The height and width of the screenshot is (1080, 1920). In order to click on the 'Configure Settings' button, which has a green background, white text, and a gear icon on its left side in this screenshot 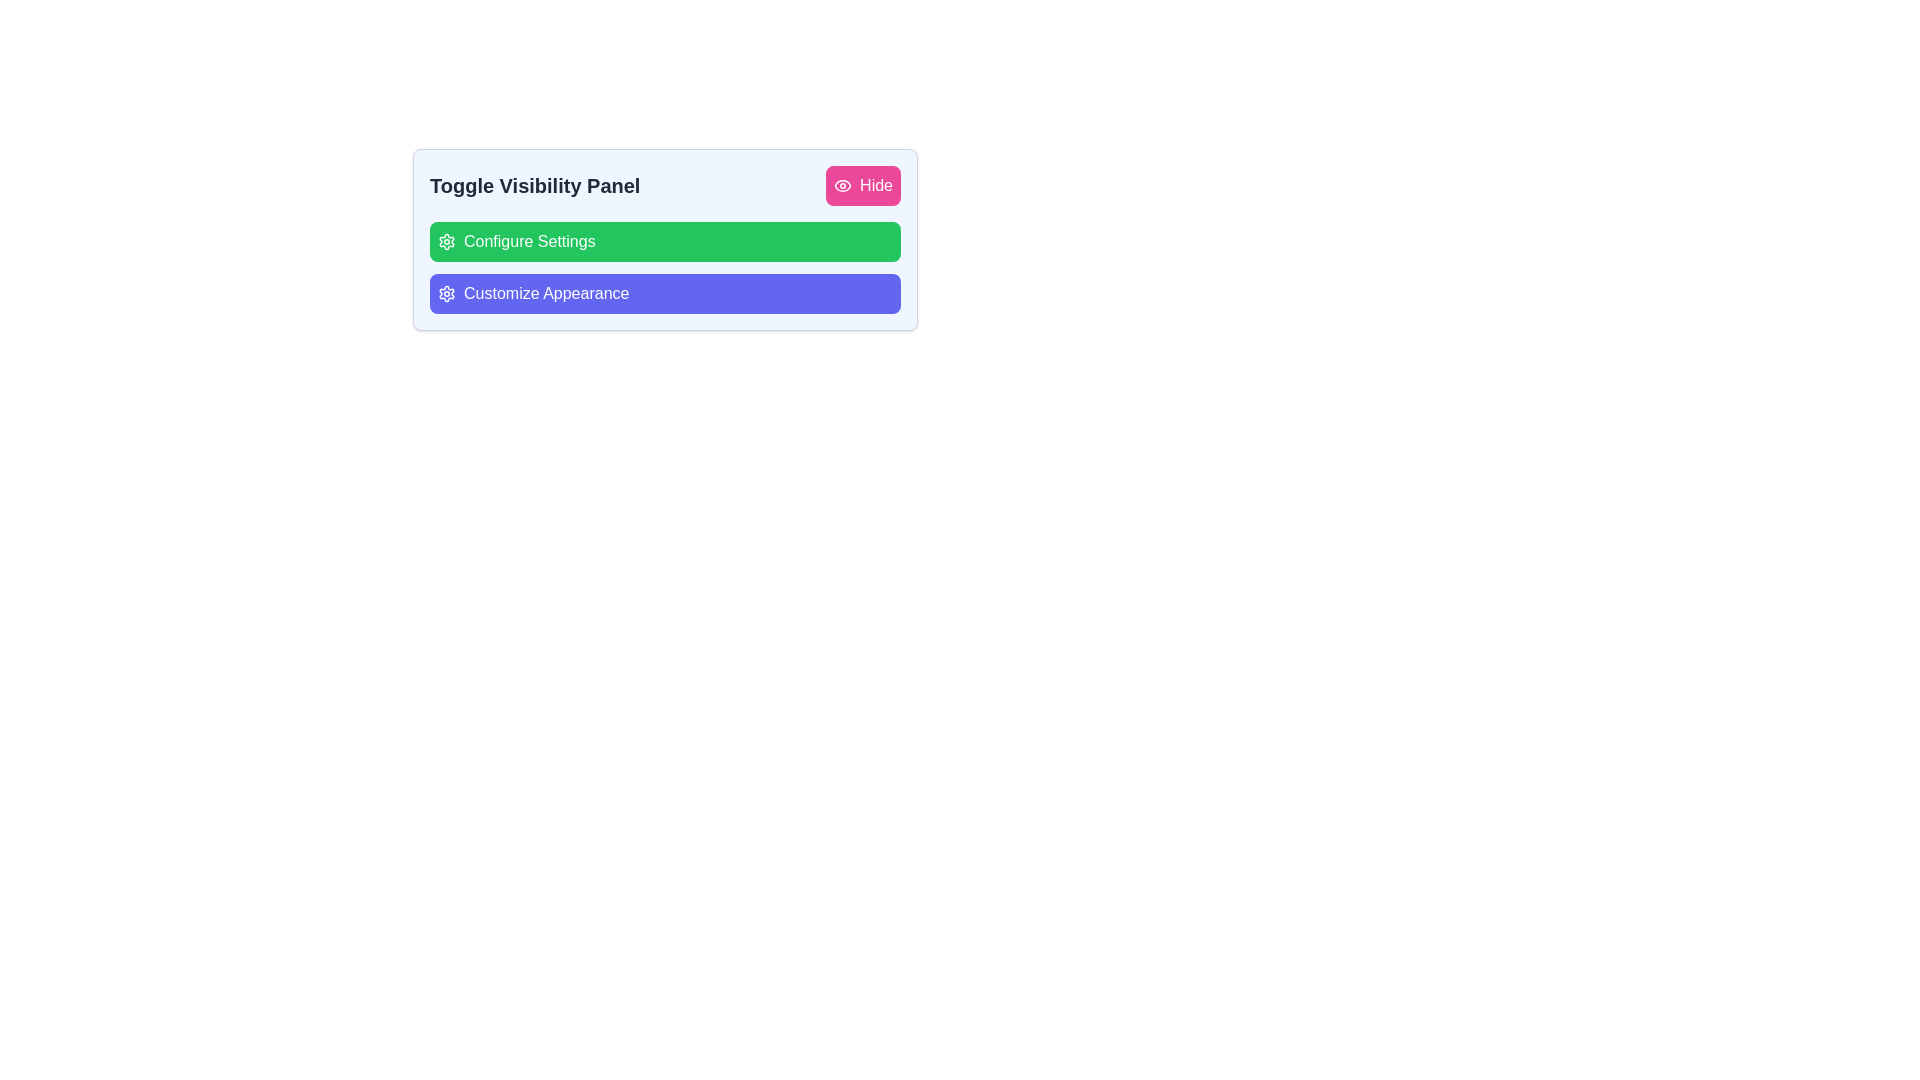, I will do `click(516, 241)`.